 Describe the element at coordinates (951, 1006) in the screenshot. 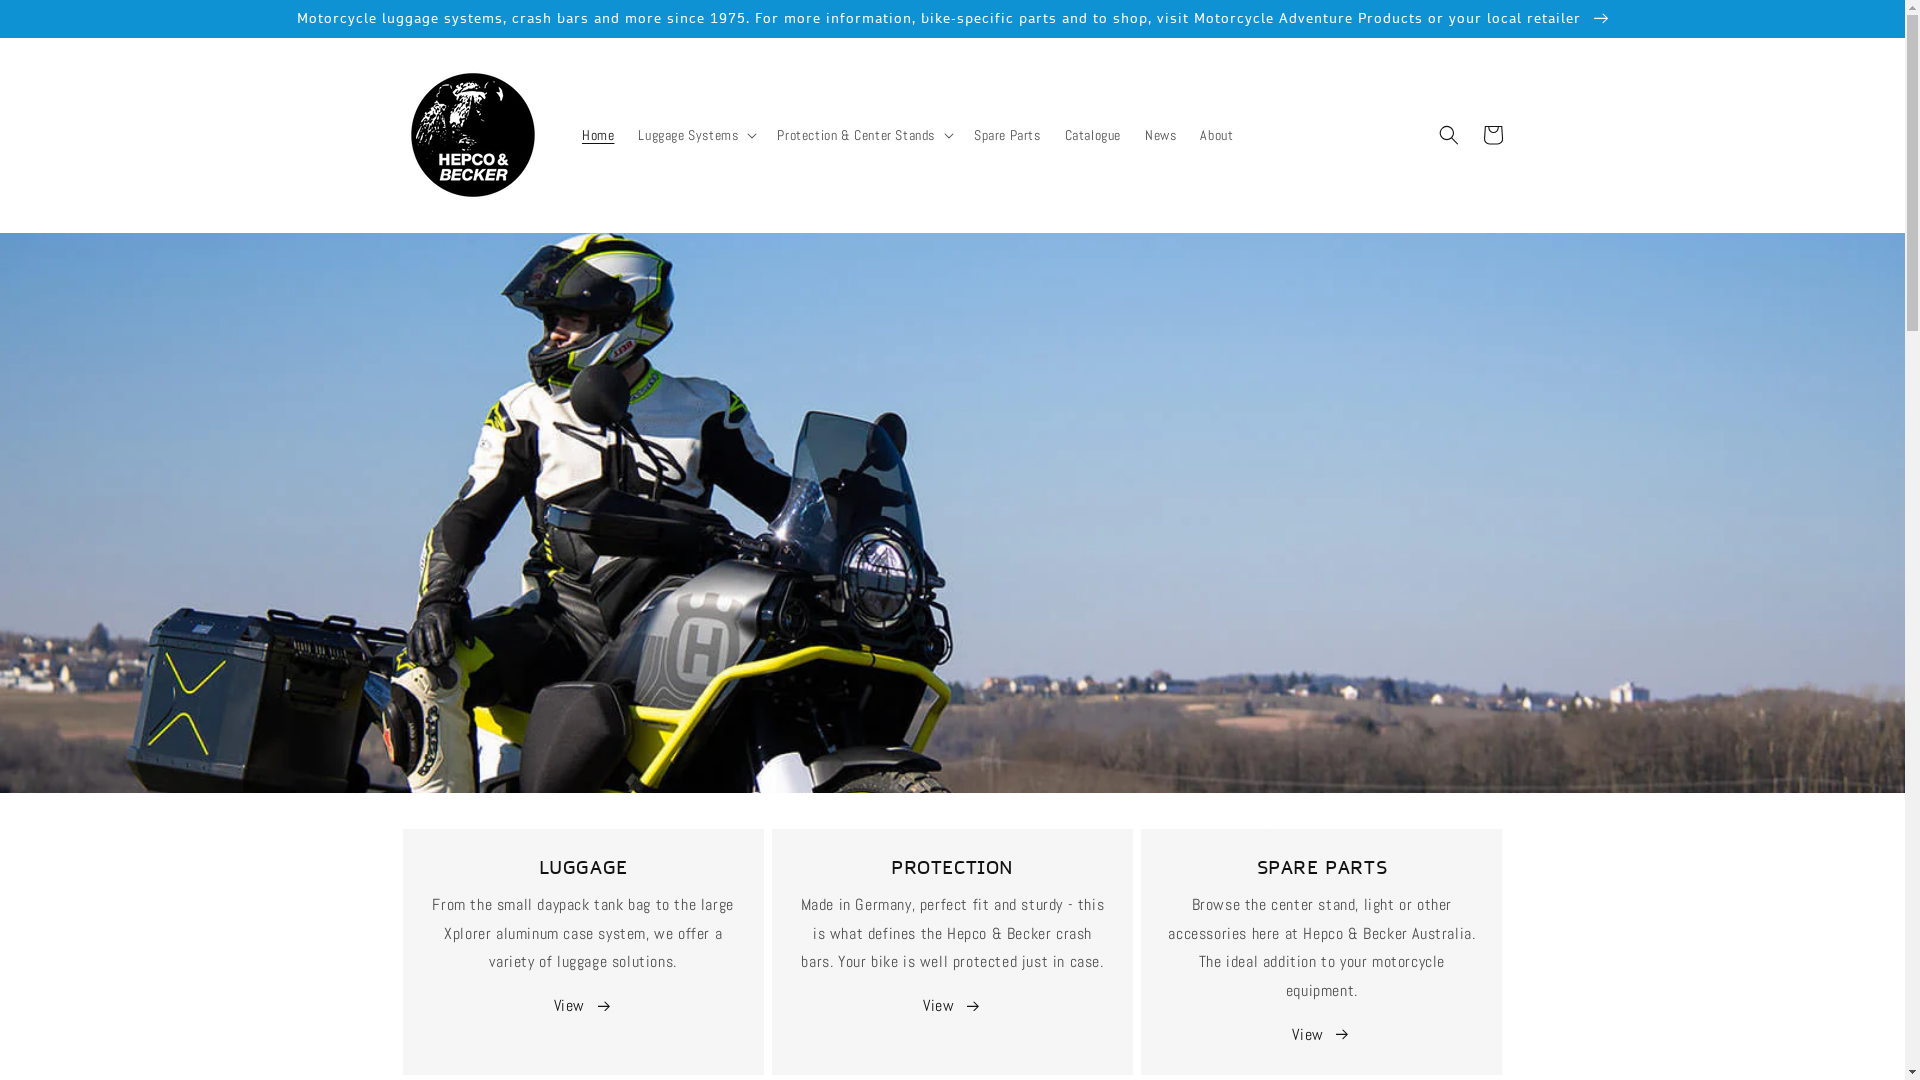

I see `'View '` at that location.